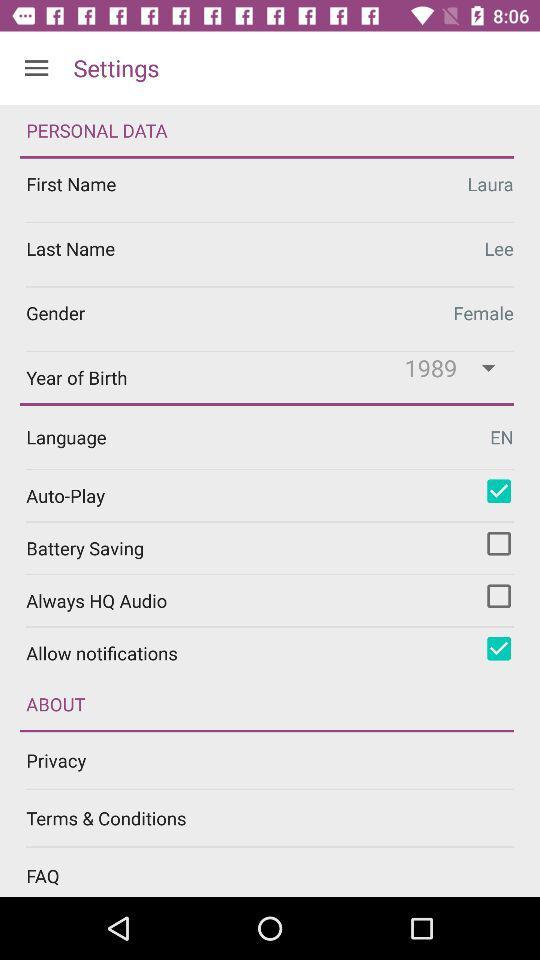 This screenshot has height=960, width=540. What do you see at coordinates (282, 759) in the screenshot?
I see `the privacy item` at bounding box center [282, 759].